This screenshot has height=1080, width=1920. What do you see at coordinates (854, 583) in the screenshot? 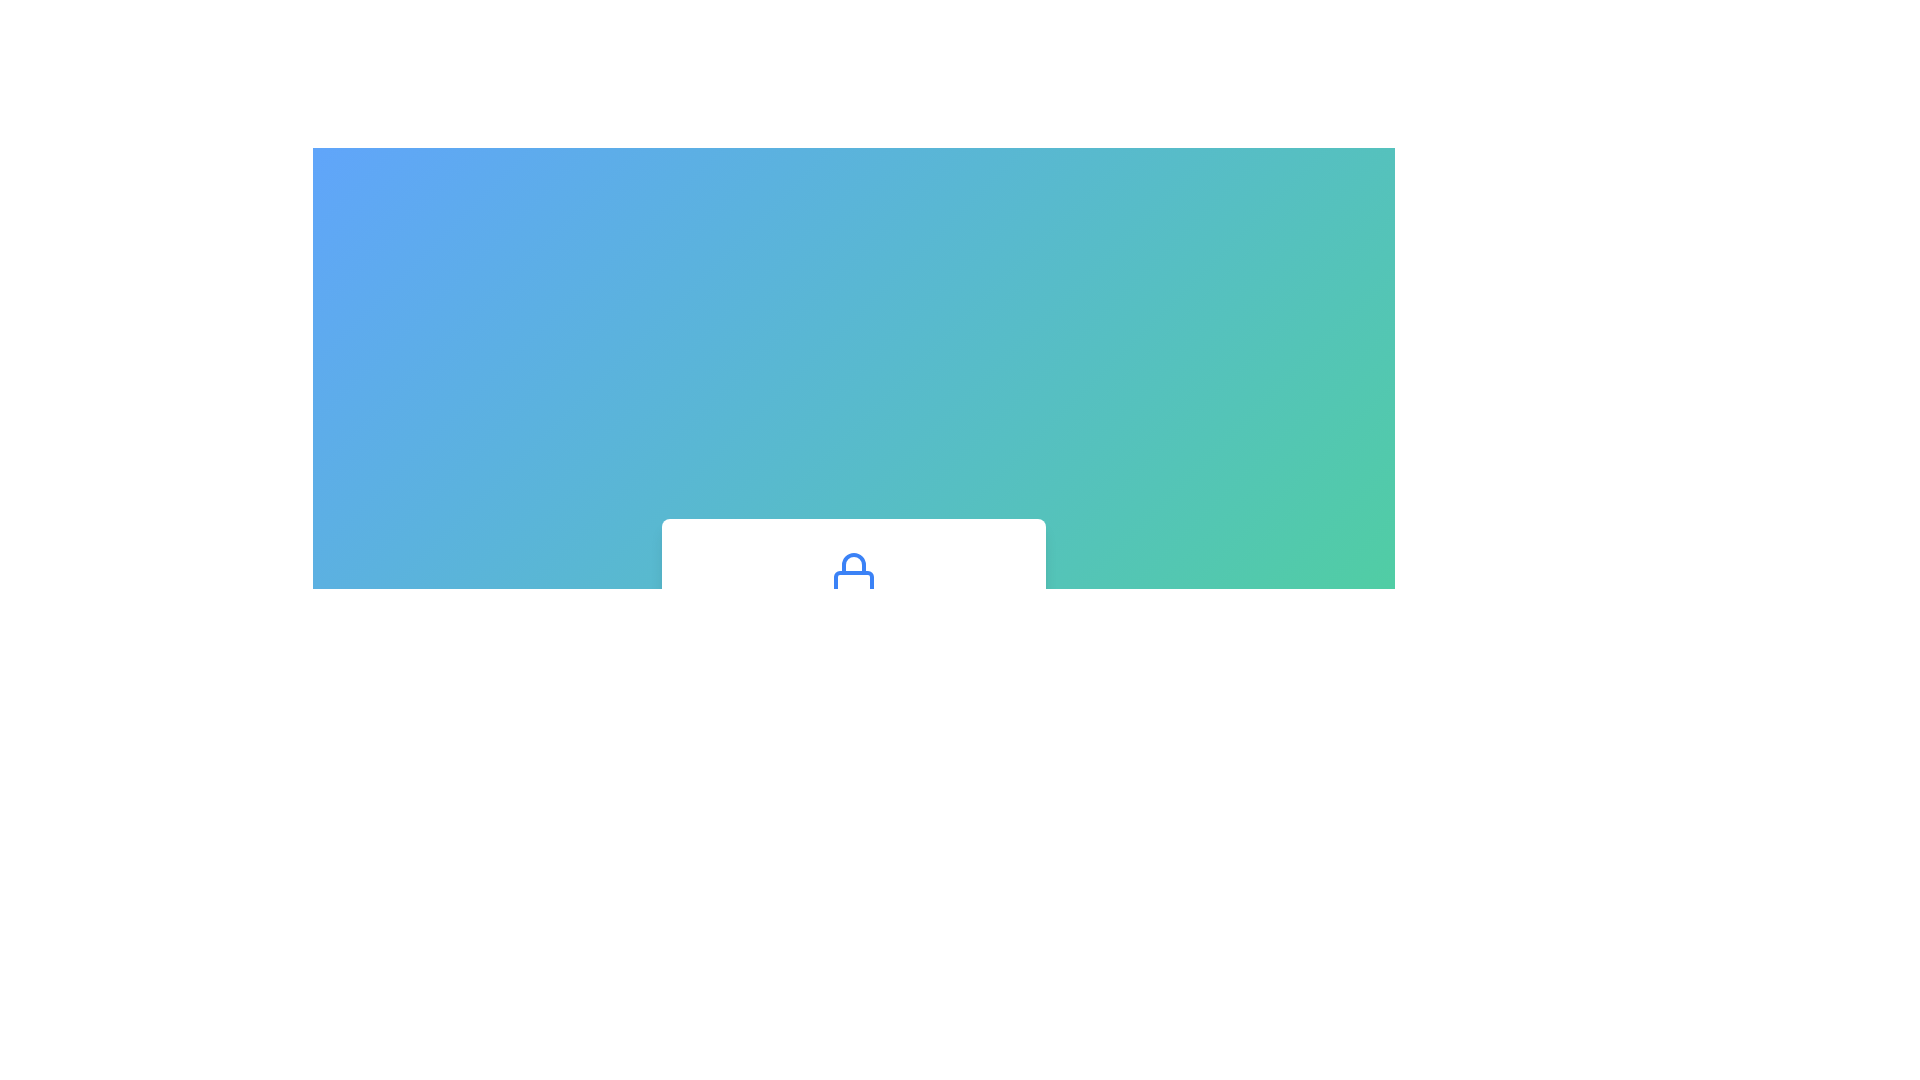
I see `the small rectangular decorative element located at the bottom center of the lock icon, which features a circular arch at the top and a modern blue design` at bounding box center [854, 583].